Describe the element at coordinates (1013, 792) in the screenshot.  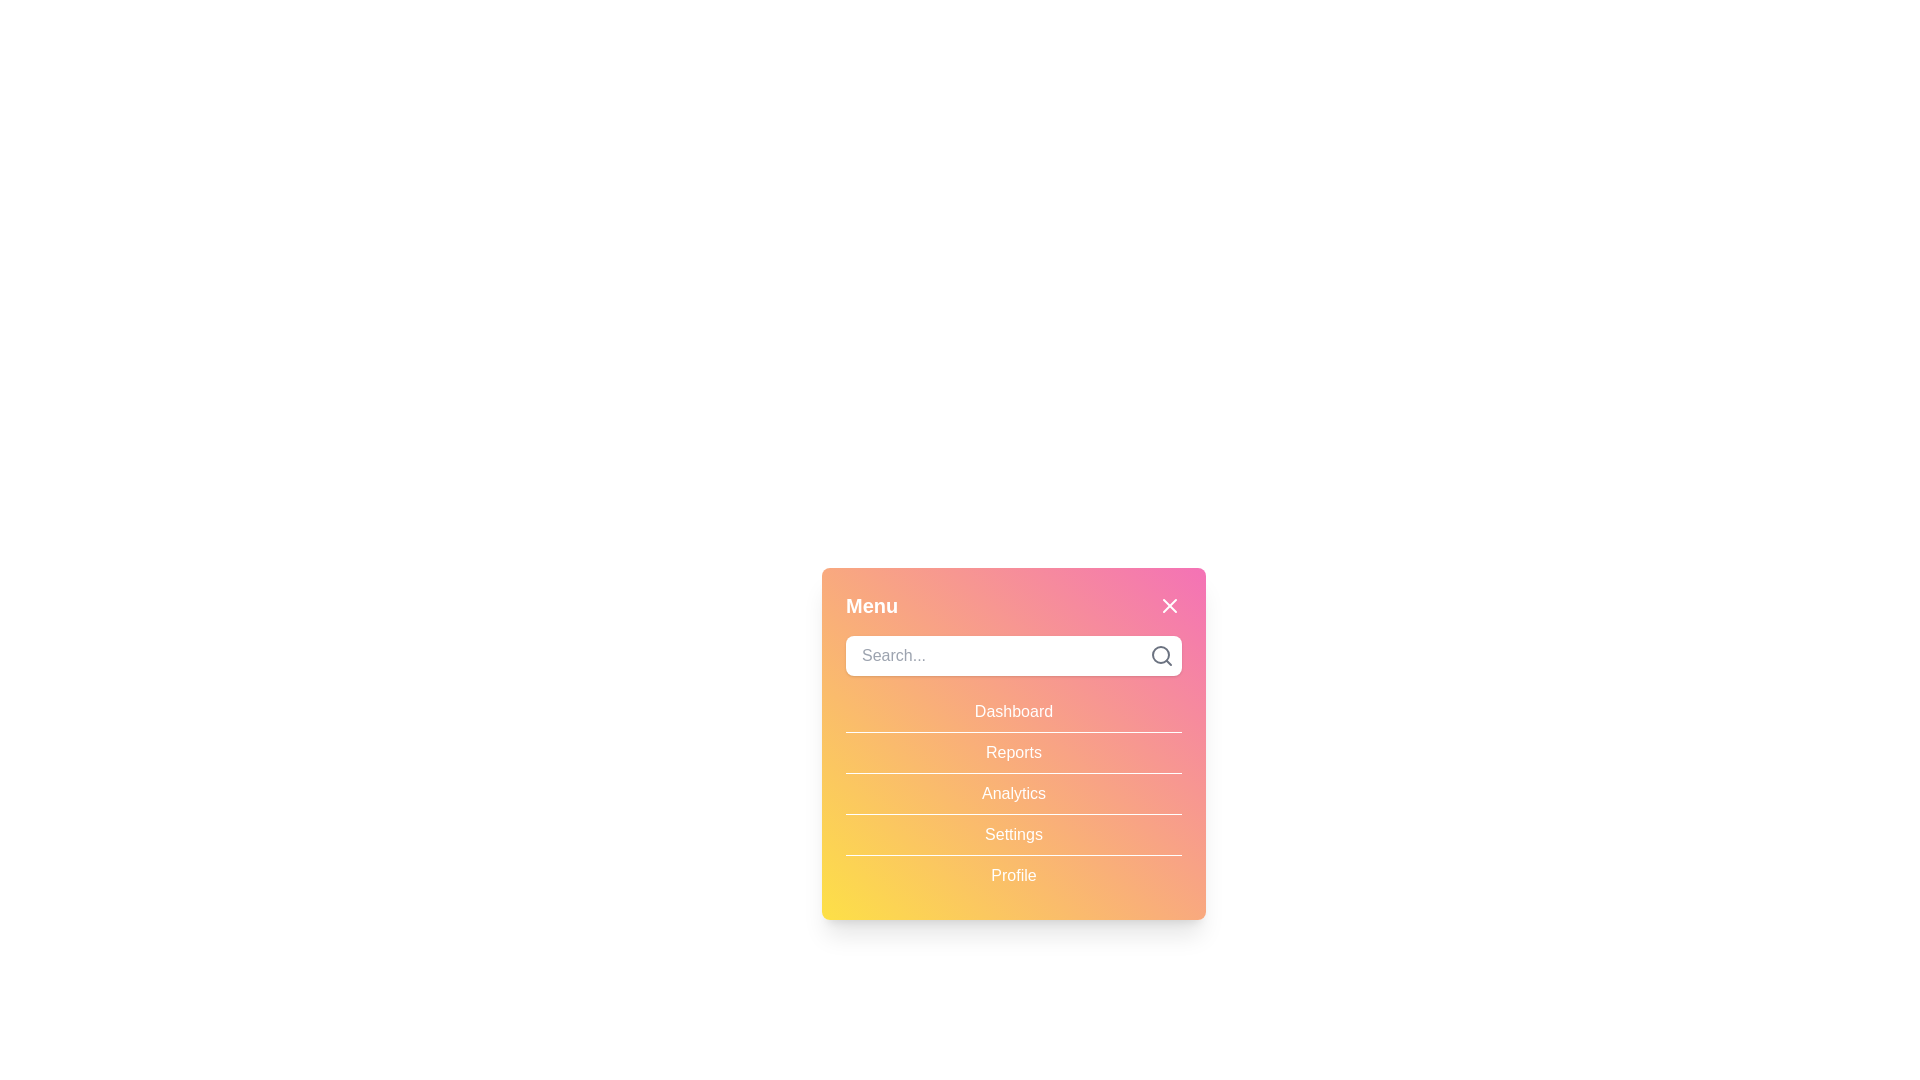
I see `the menu item Analytics to select it` at that location.